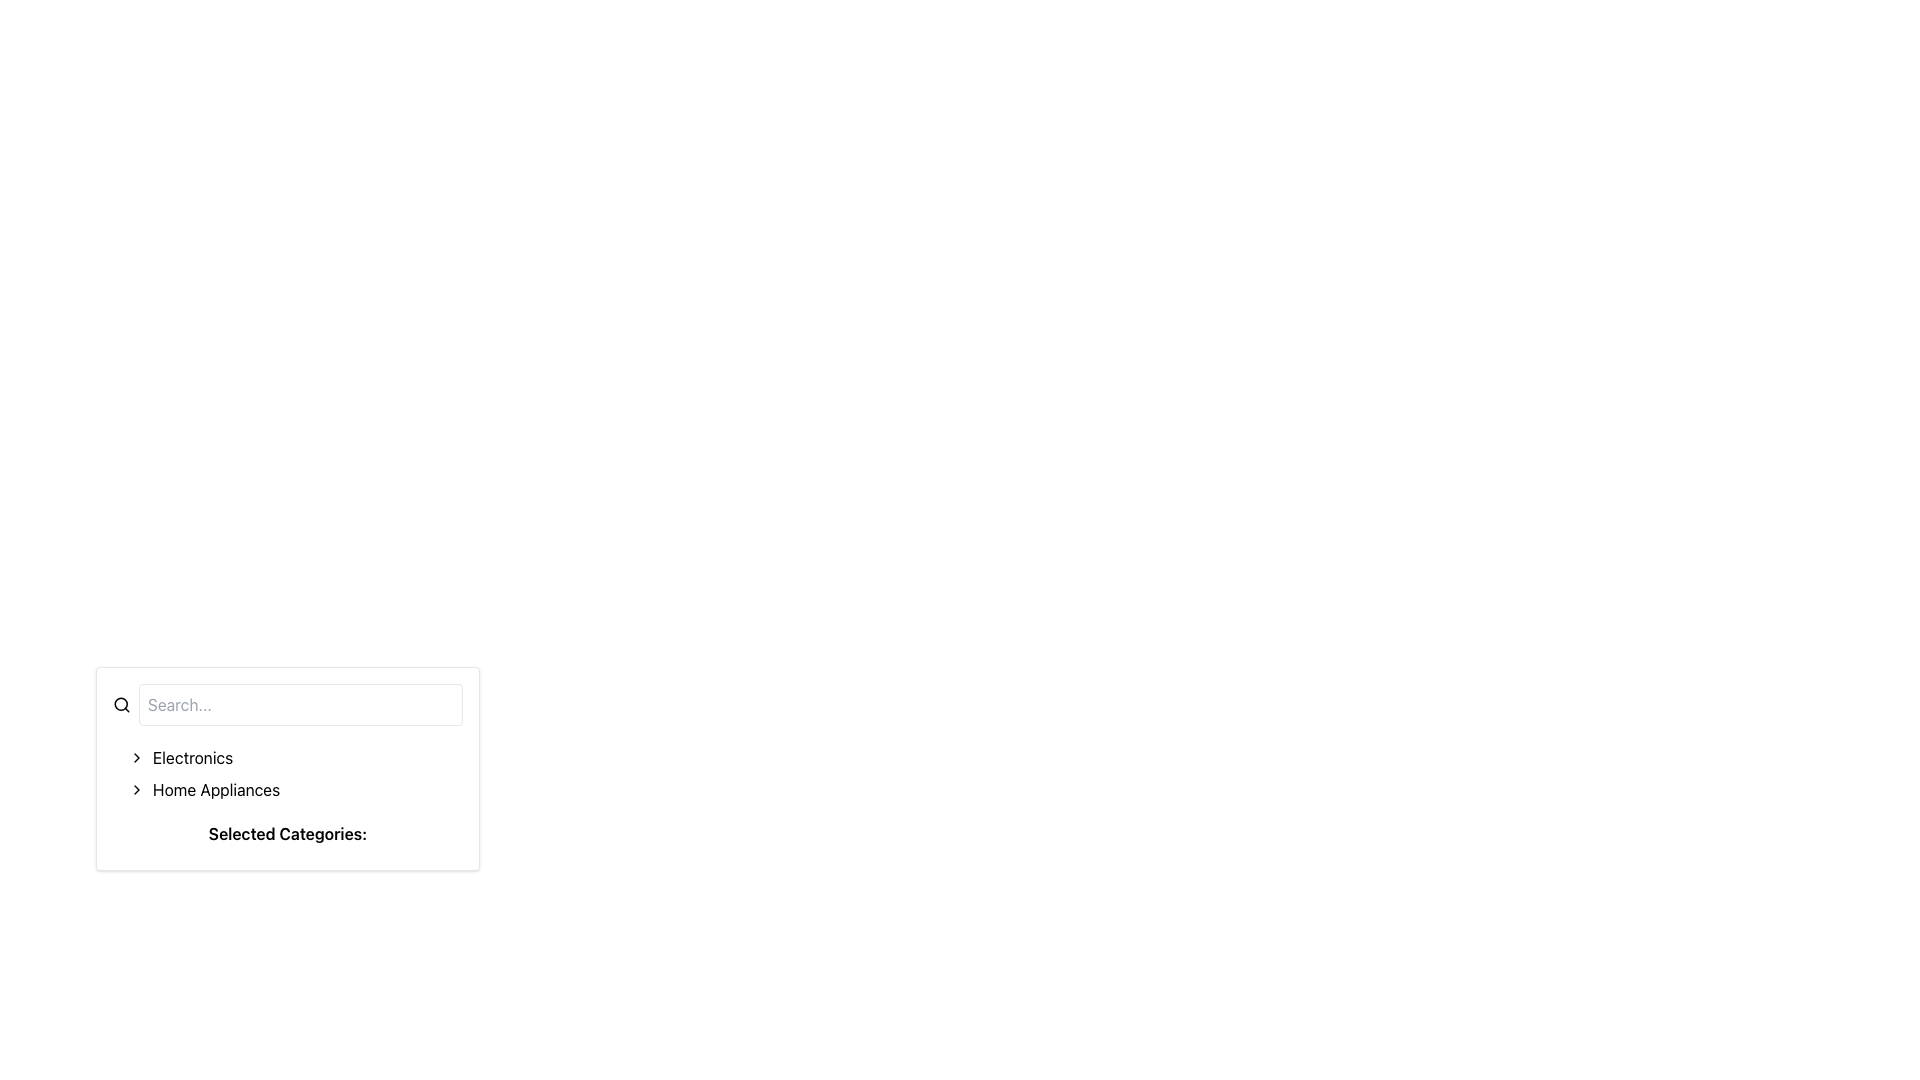  Describe the element at coordinates (287, 833) in the screenshot. I see `the bold text label displaying 'Selected Categories:' located within the white panel beneath the category list` at that location.